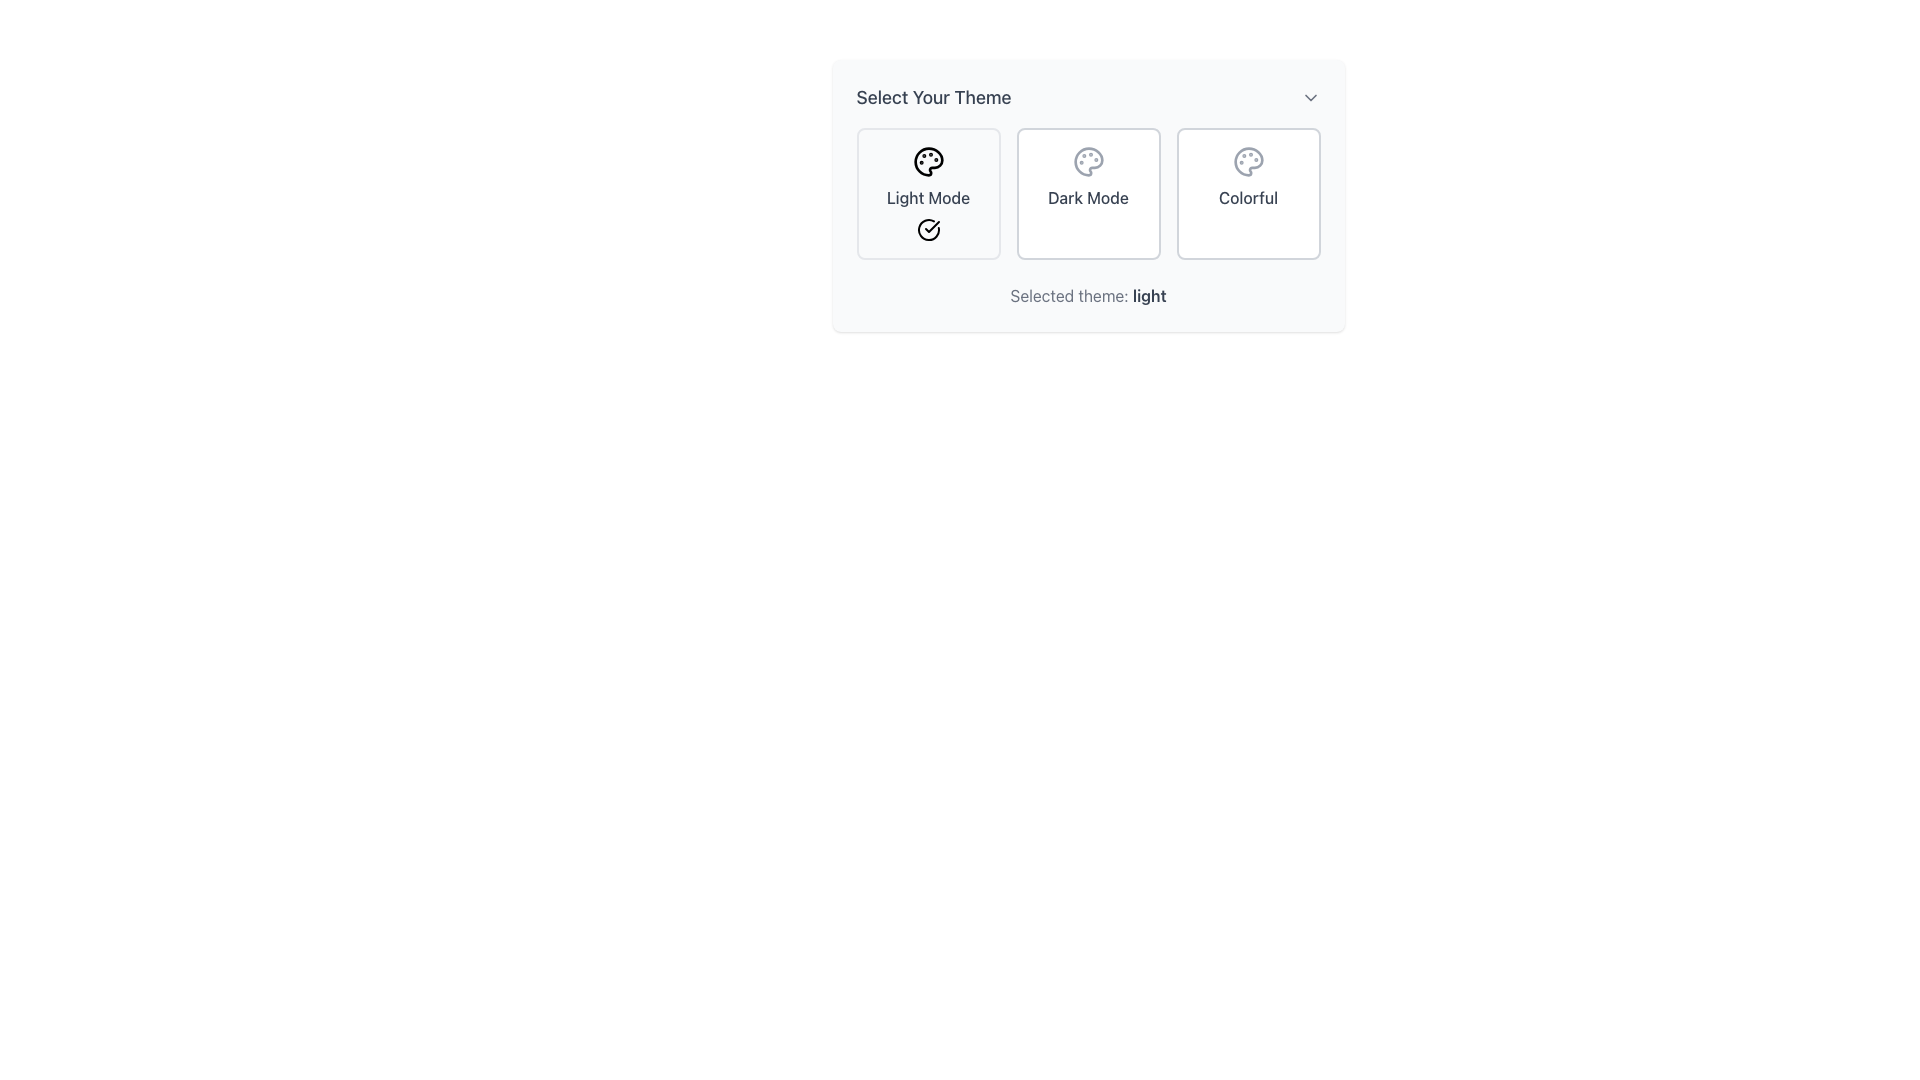 This screenshot has height=1080, width=1920. What do you see at coordinates (1087, 193) in the screenshot?
I see `the mode selection panel located beneath the 'Select Your Theme' header, which contains options for 'Light Mode', 'Dark Mode', and 'Colorful'` at bounding box center [1087, 193].